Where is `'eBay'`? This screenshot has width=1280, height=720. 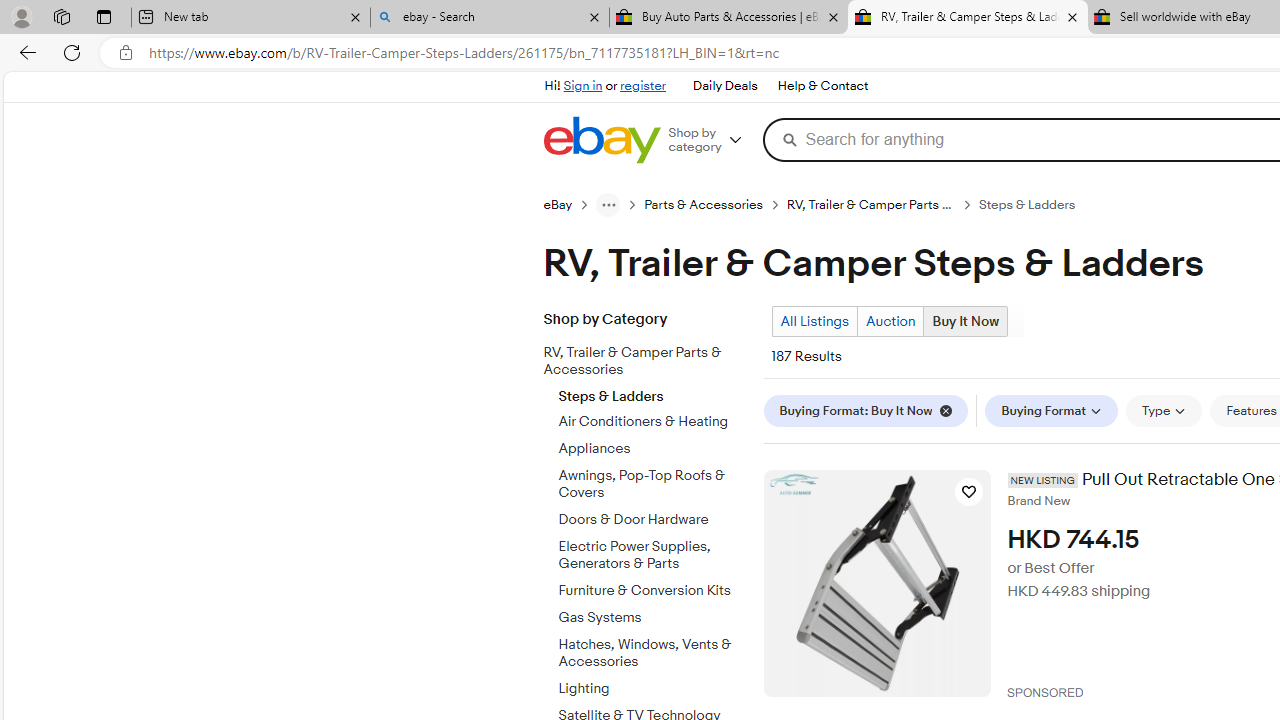 'eBay' is located at coordinates (558, 205).